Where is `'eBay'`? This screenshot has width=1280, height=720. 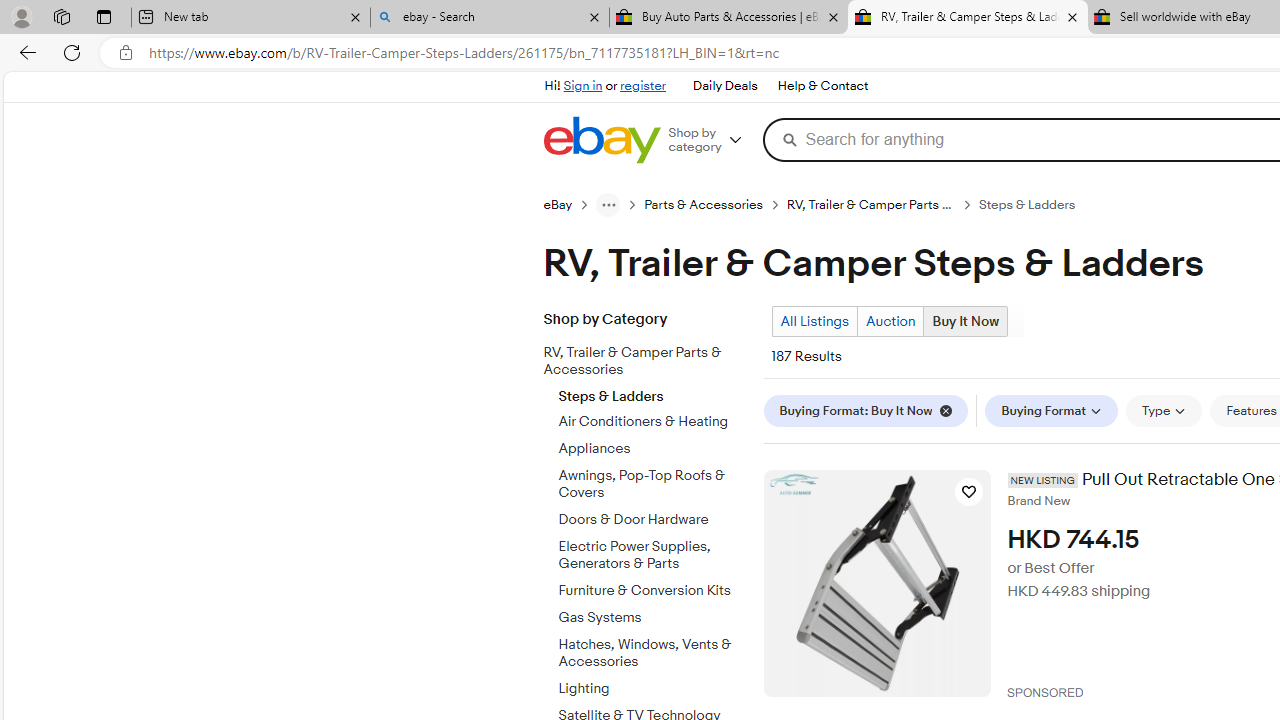 'eBay' is located at coordinates (558, 205).